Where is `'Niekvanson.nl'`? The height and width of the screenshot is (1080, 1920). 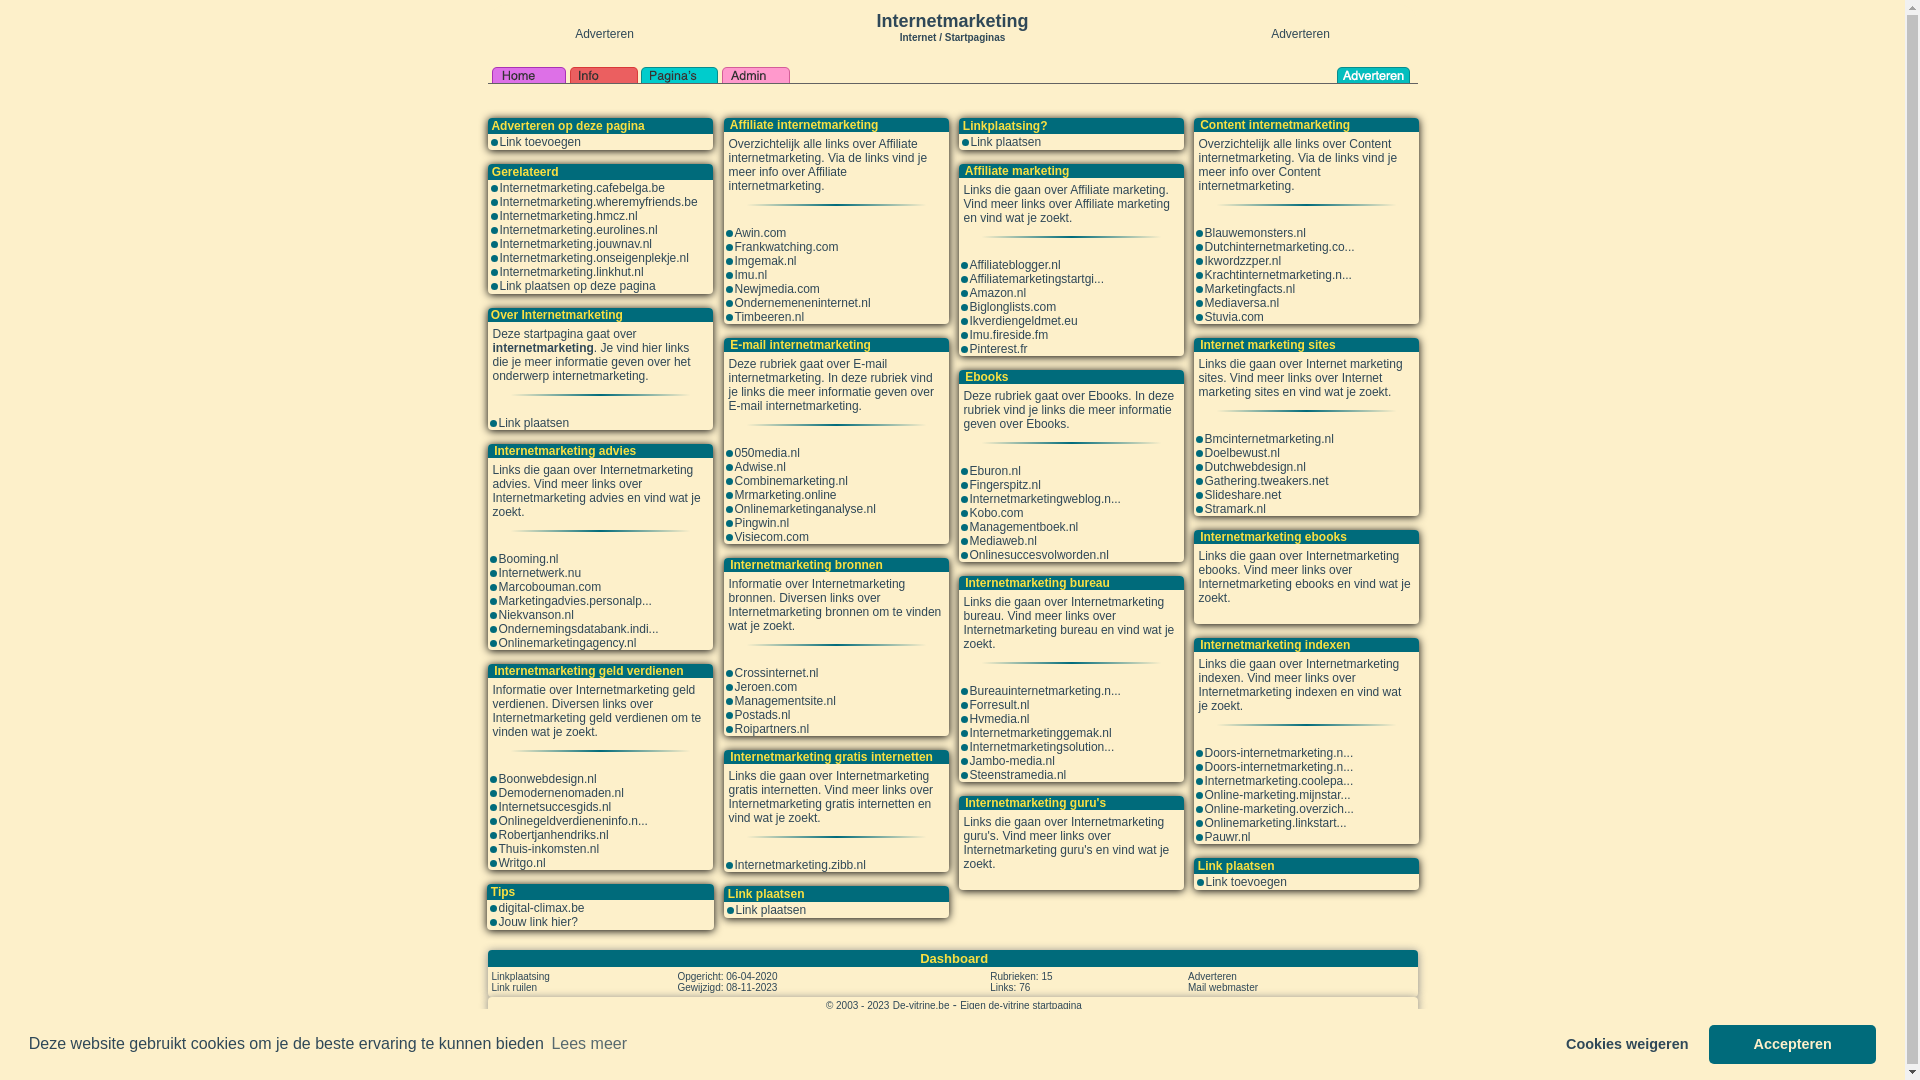 'Niekvanson.nl' is located at coordinates (535, 613).